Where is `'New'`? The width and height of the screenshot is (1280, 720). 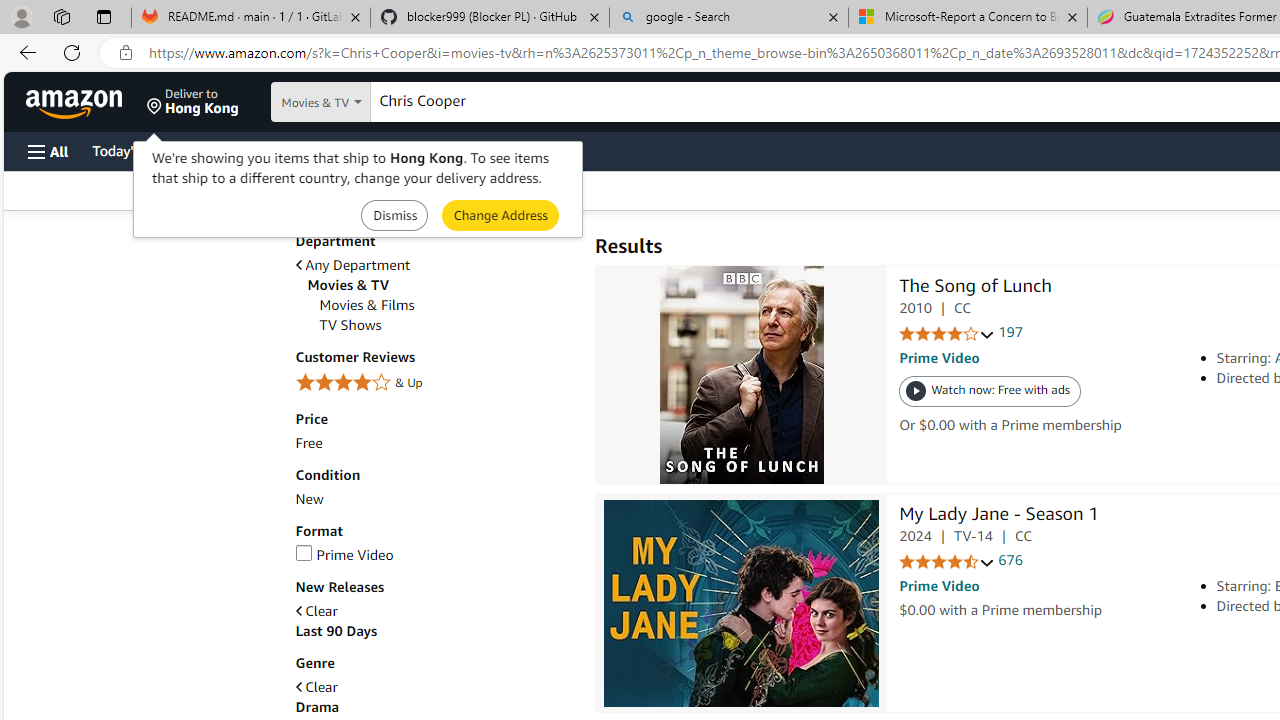 'New' is located at coordinates (433, 498).